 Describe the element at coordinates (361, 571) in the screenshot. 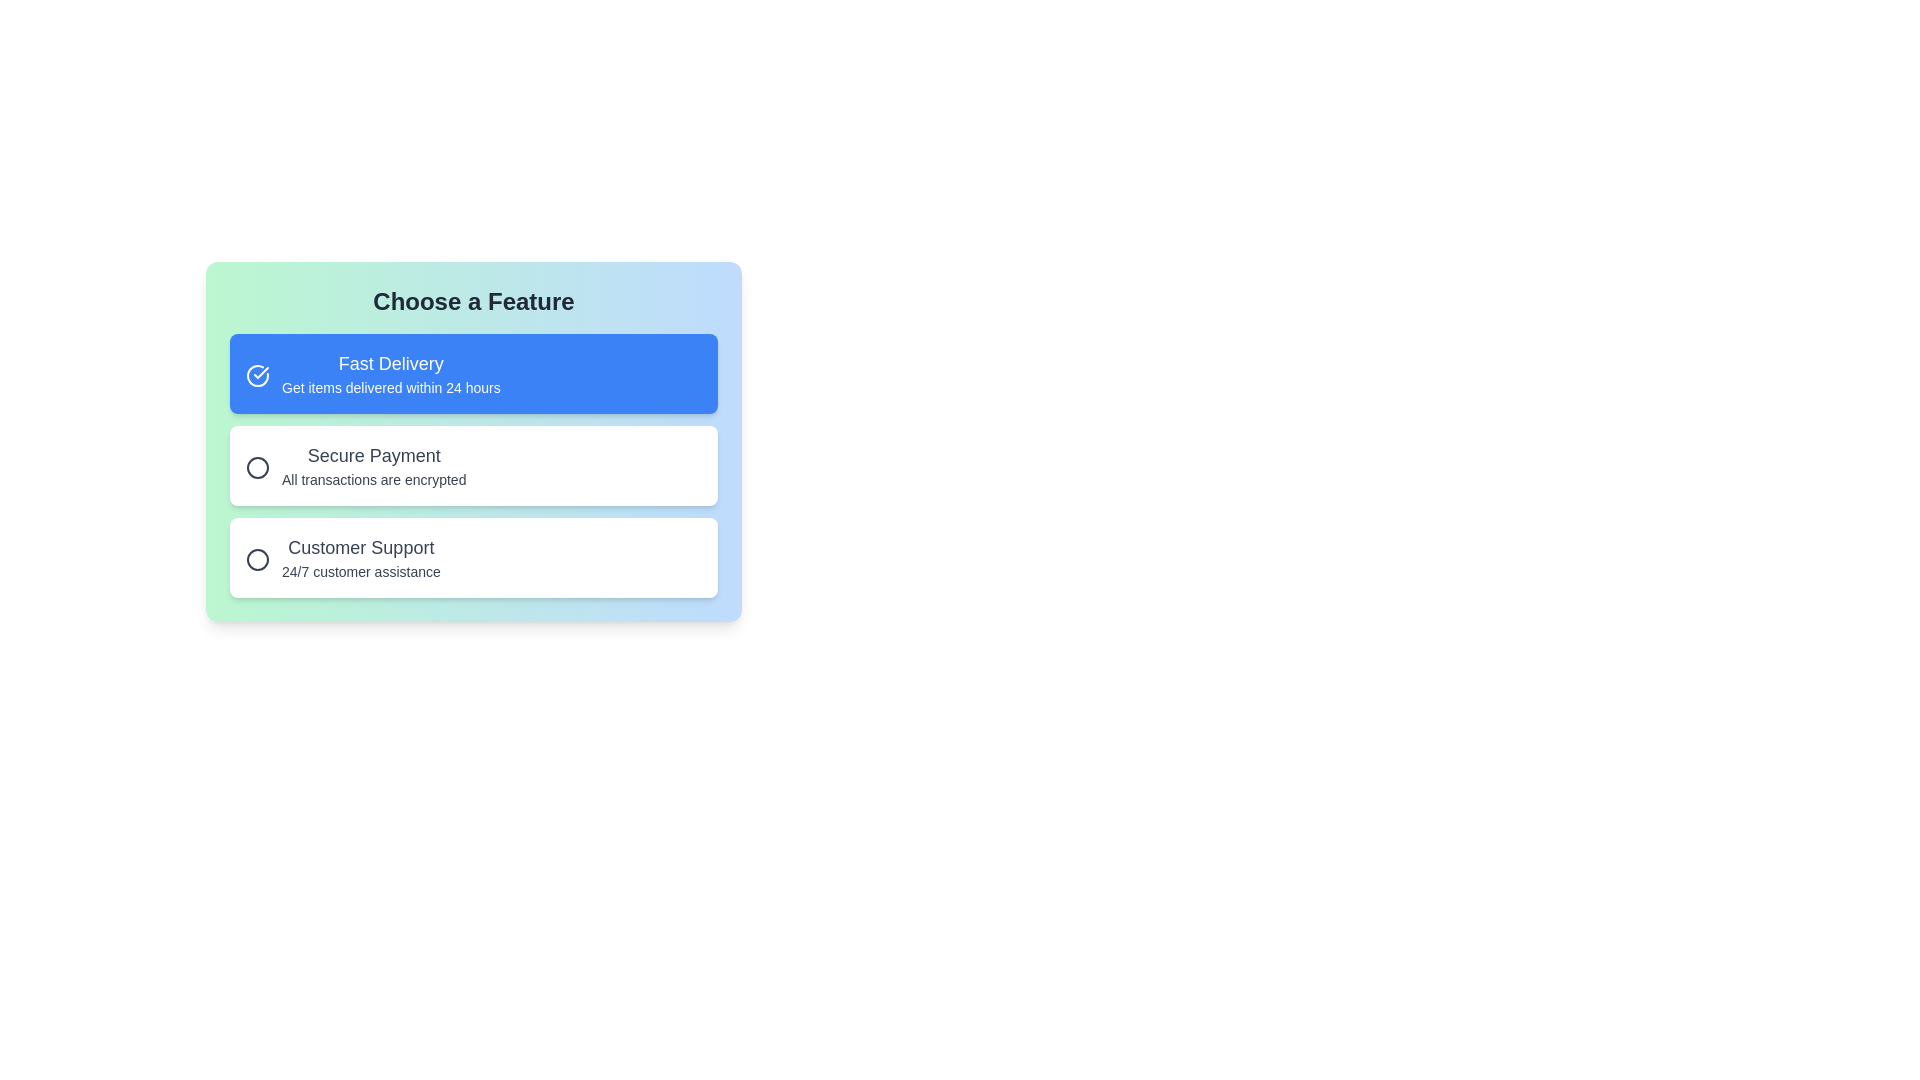

I see `the text label reading '24/7 customer assistance', which is positioned beneath the bold 'Customer Support' title in the third option of the selection list` at that location.